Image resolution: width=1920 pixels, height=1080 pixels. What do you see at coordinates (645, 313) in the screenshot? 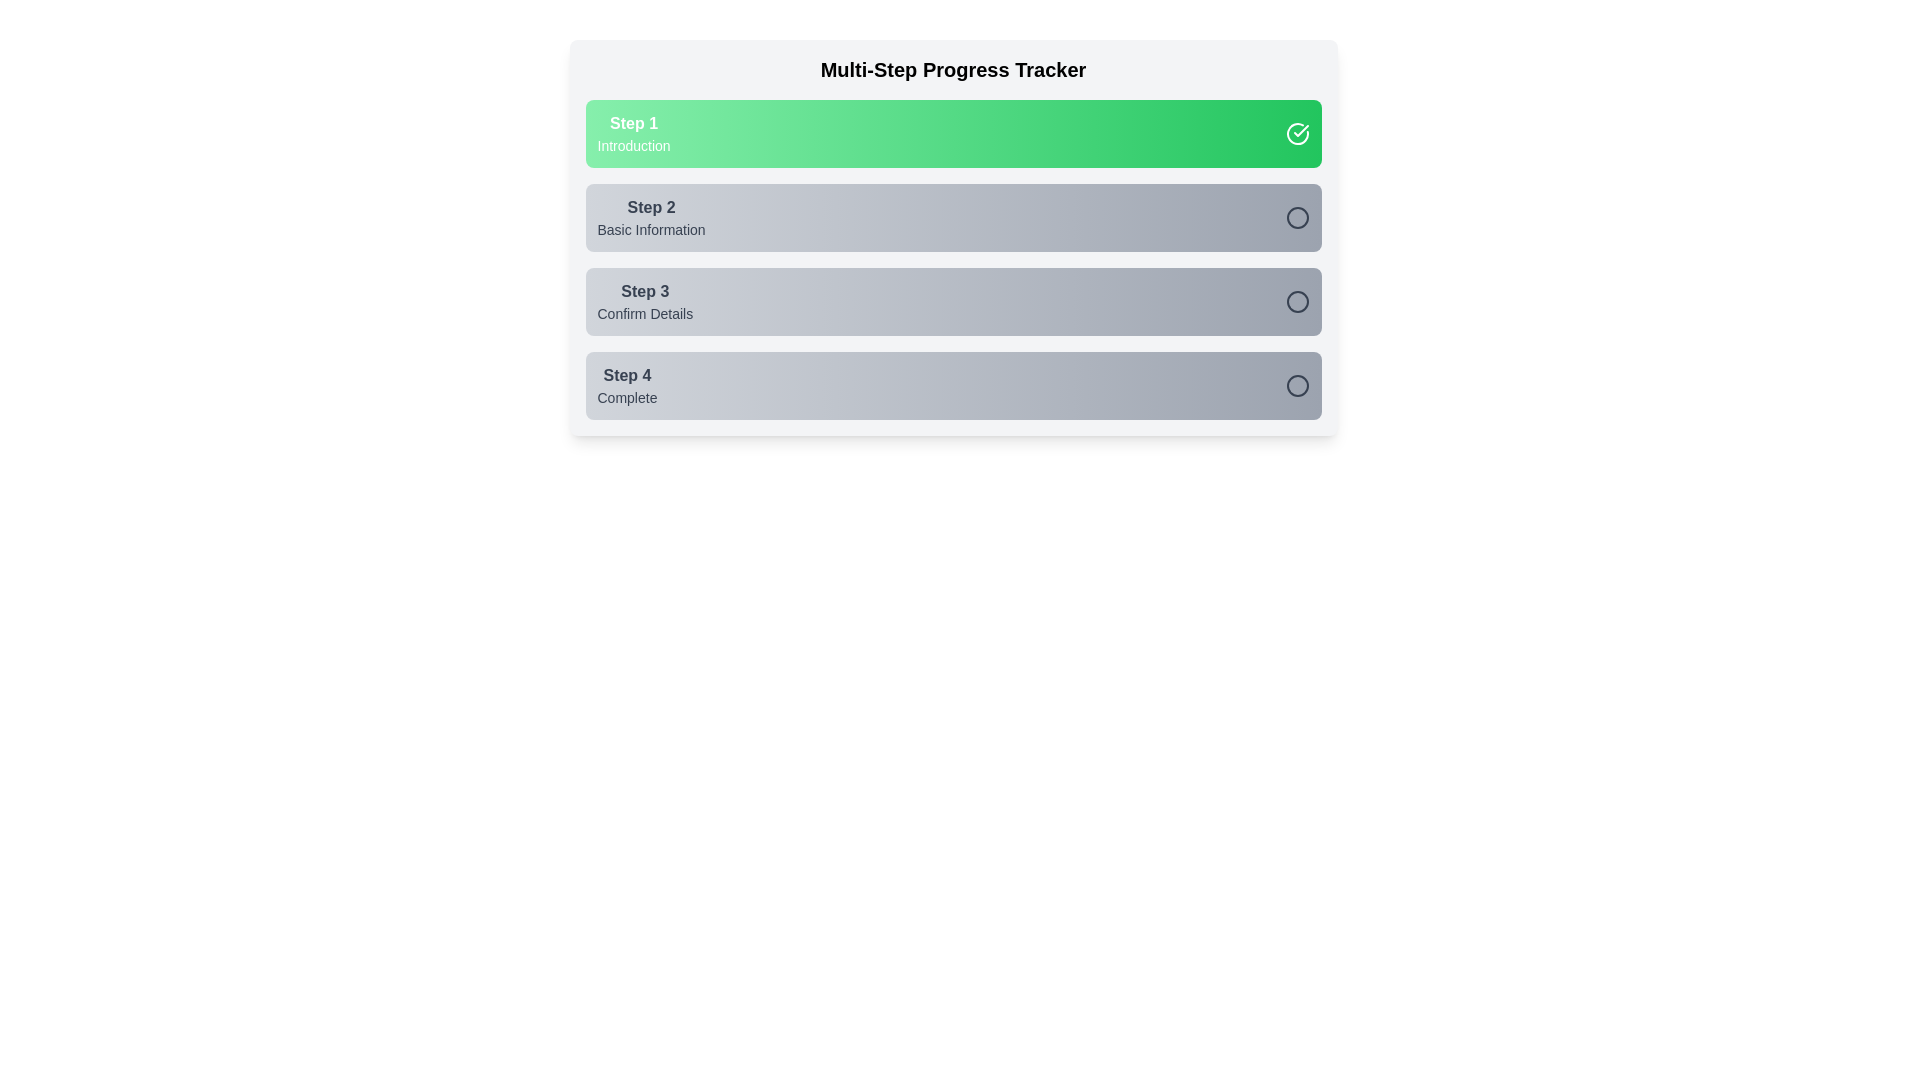
I see `the Text Label that describes the purpose of Step 3 in the progress tracker interface, located below the 'Step 3' text` at bounding box center [645, 313].